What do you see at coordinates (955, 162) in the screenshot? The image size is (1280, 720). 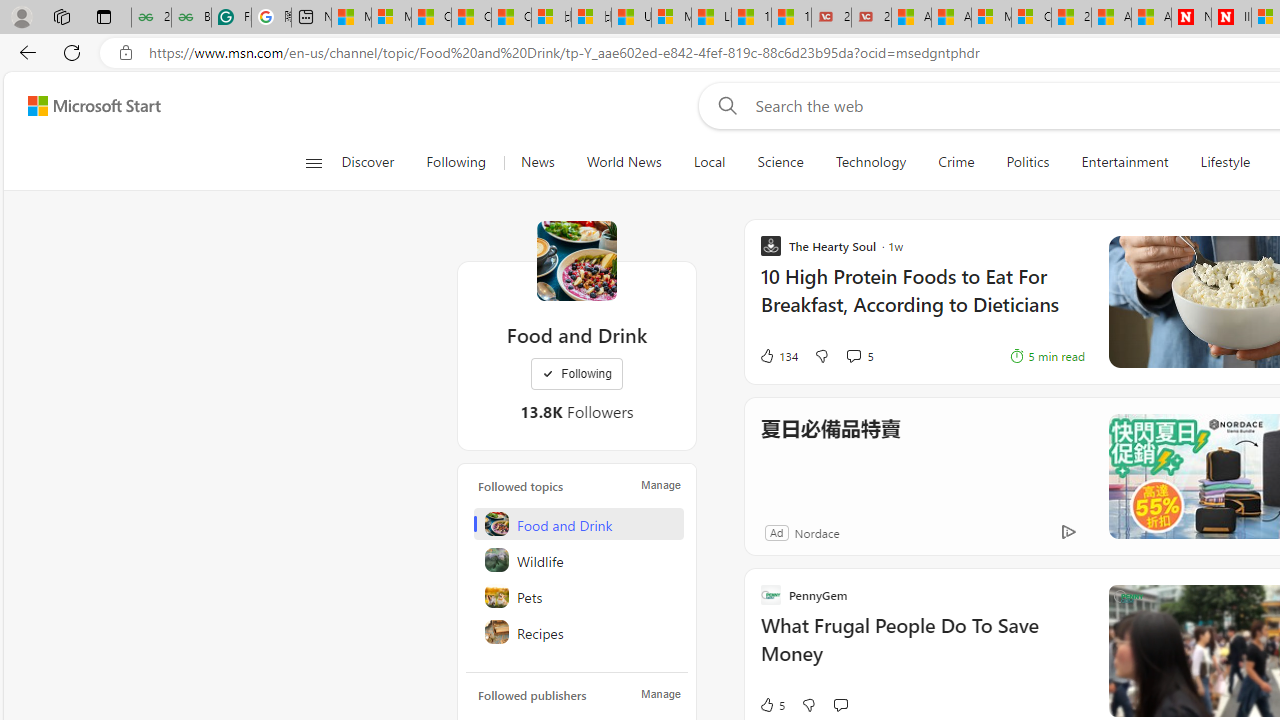 I see `'Crime'` at bounding box center [955, 162].